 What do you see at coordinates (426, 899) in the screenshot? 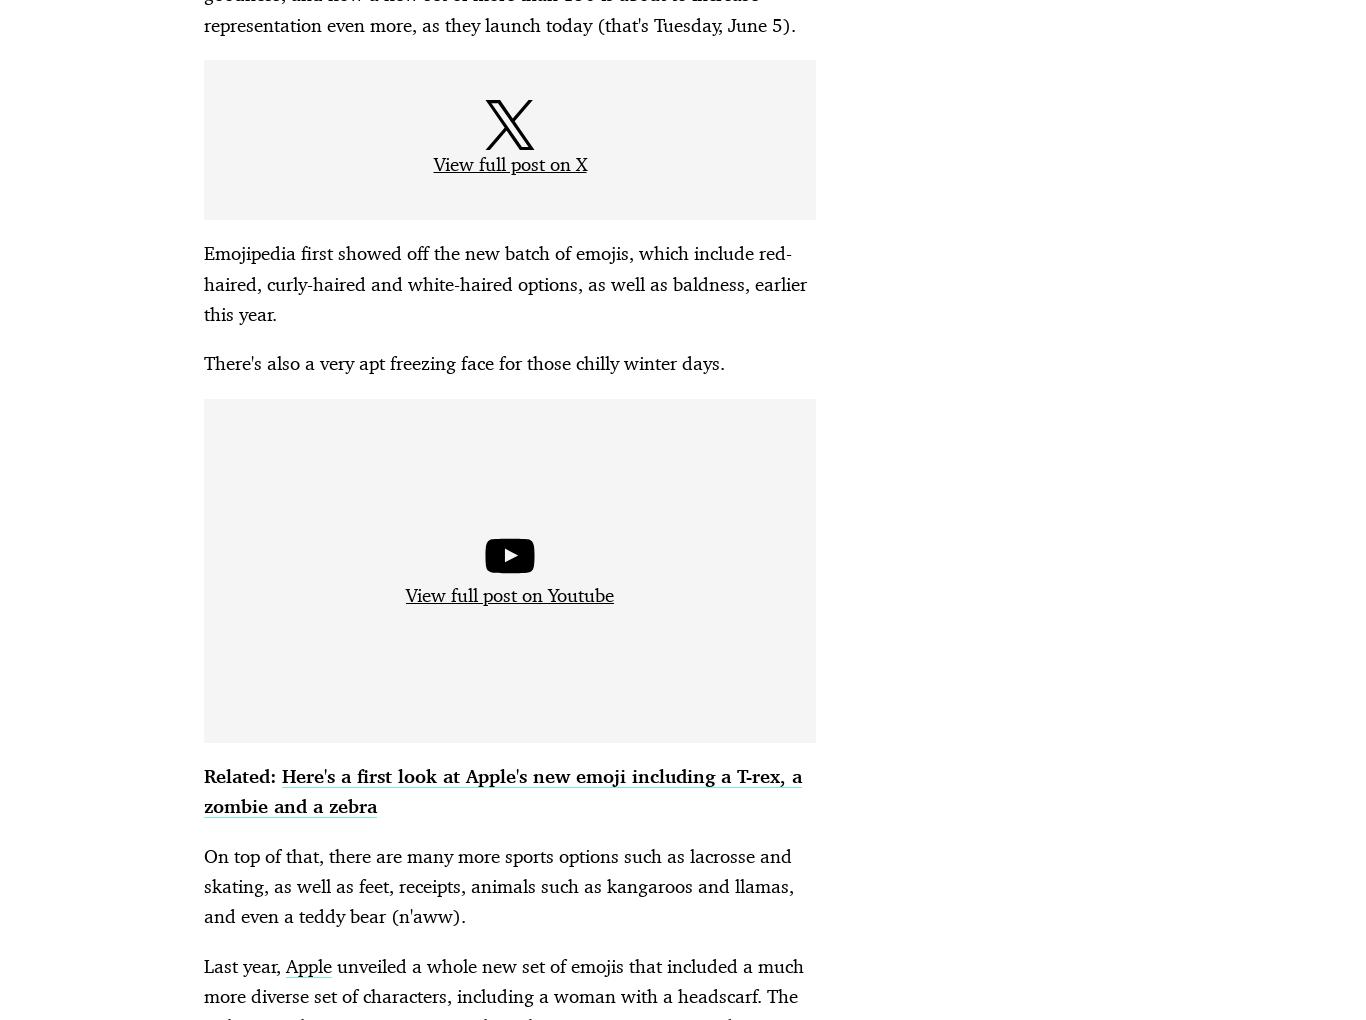
I see `'Doctors'` at bounding box center [426, 899].